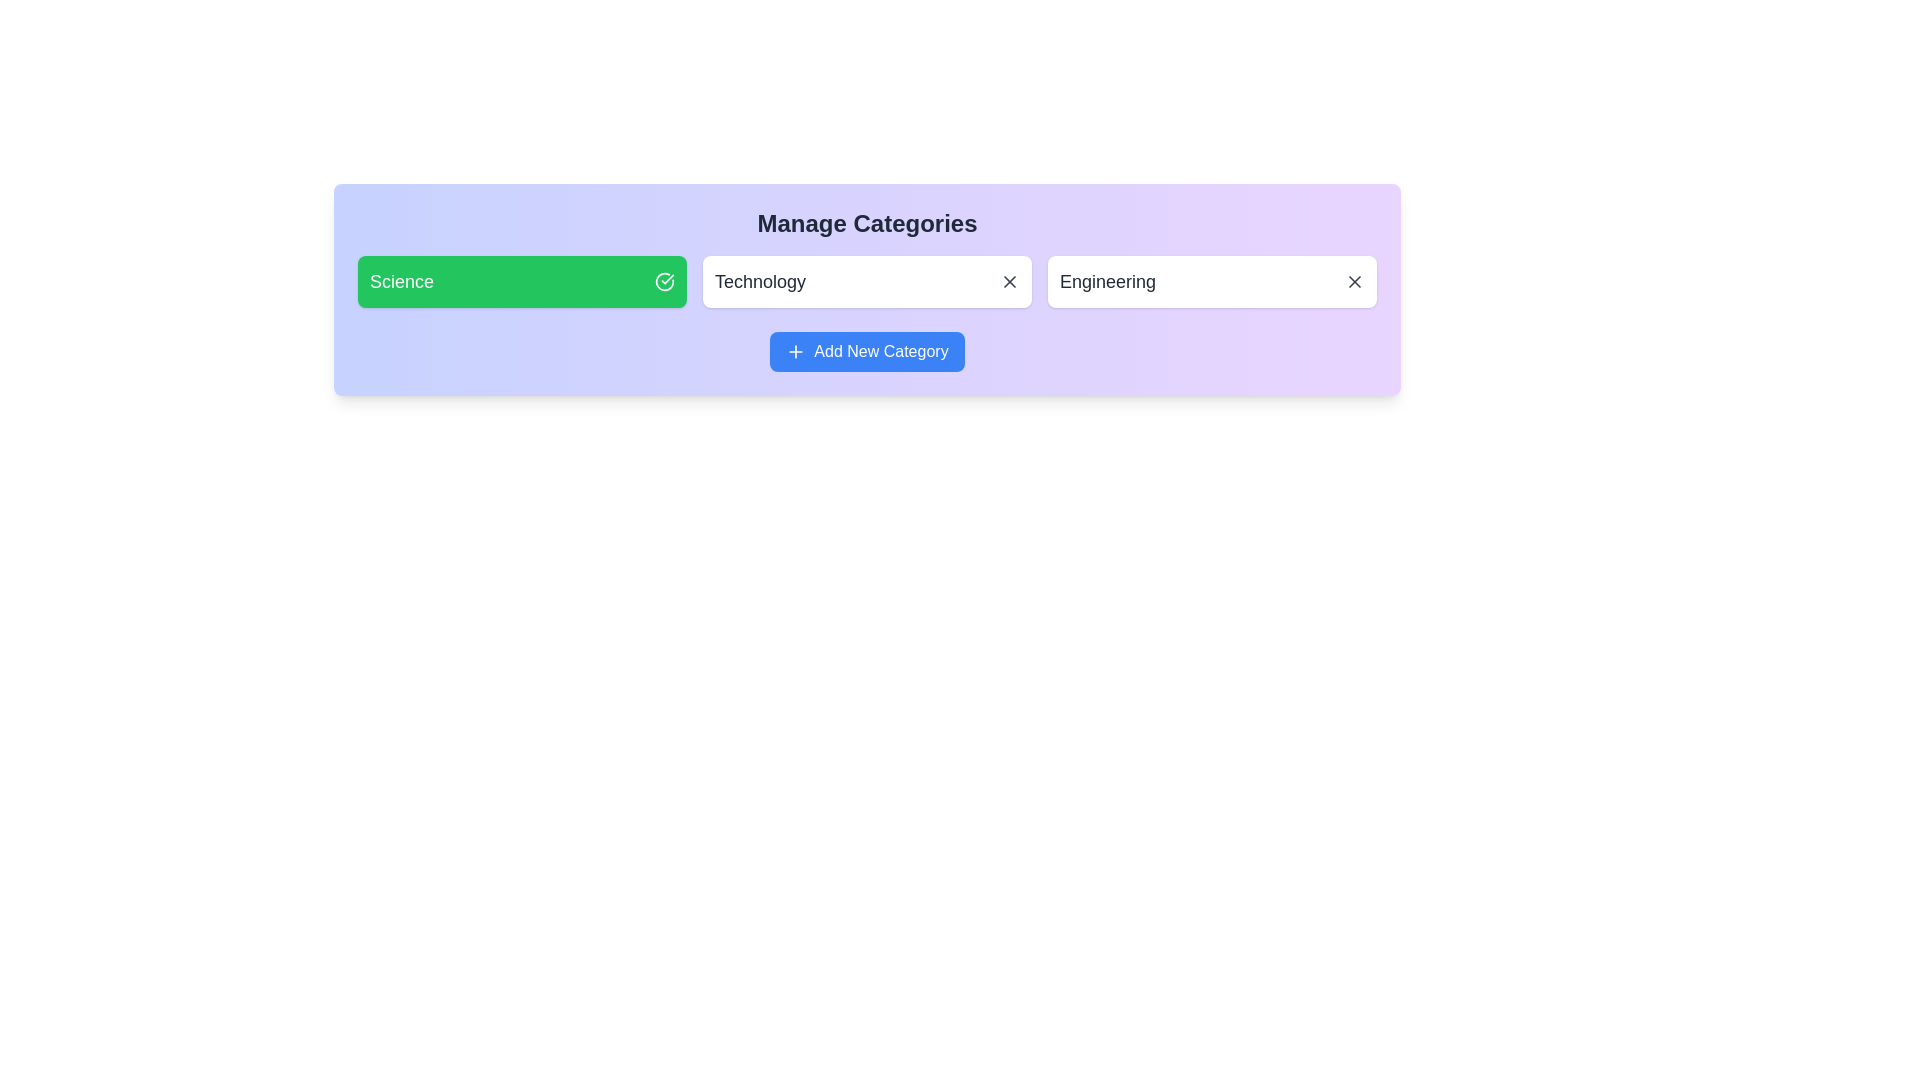 The height and width of the screenshot is (1080, 1920). I want to click on the category Science to observe the hover effect, so click(522, 281).